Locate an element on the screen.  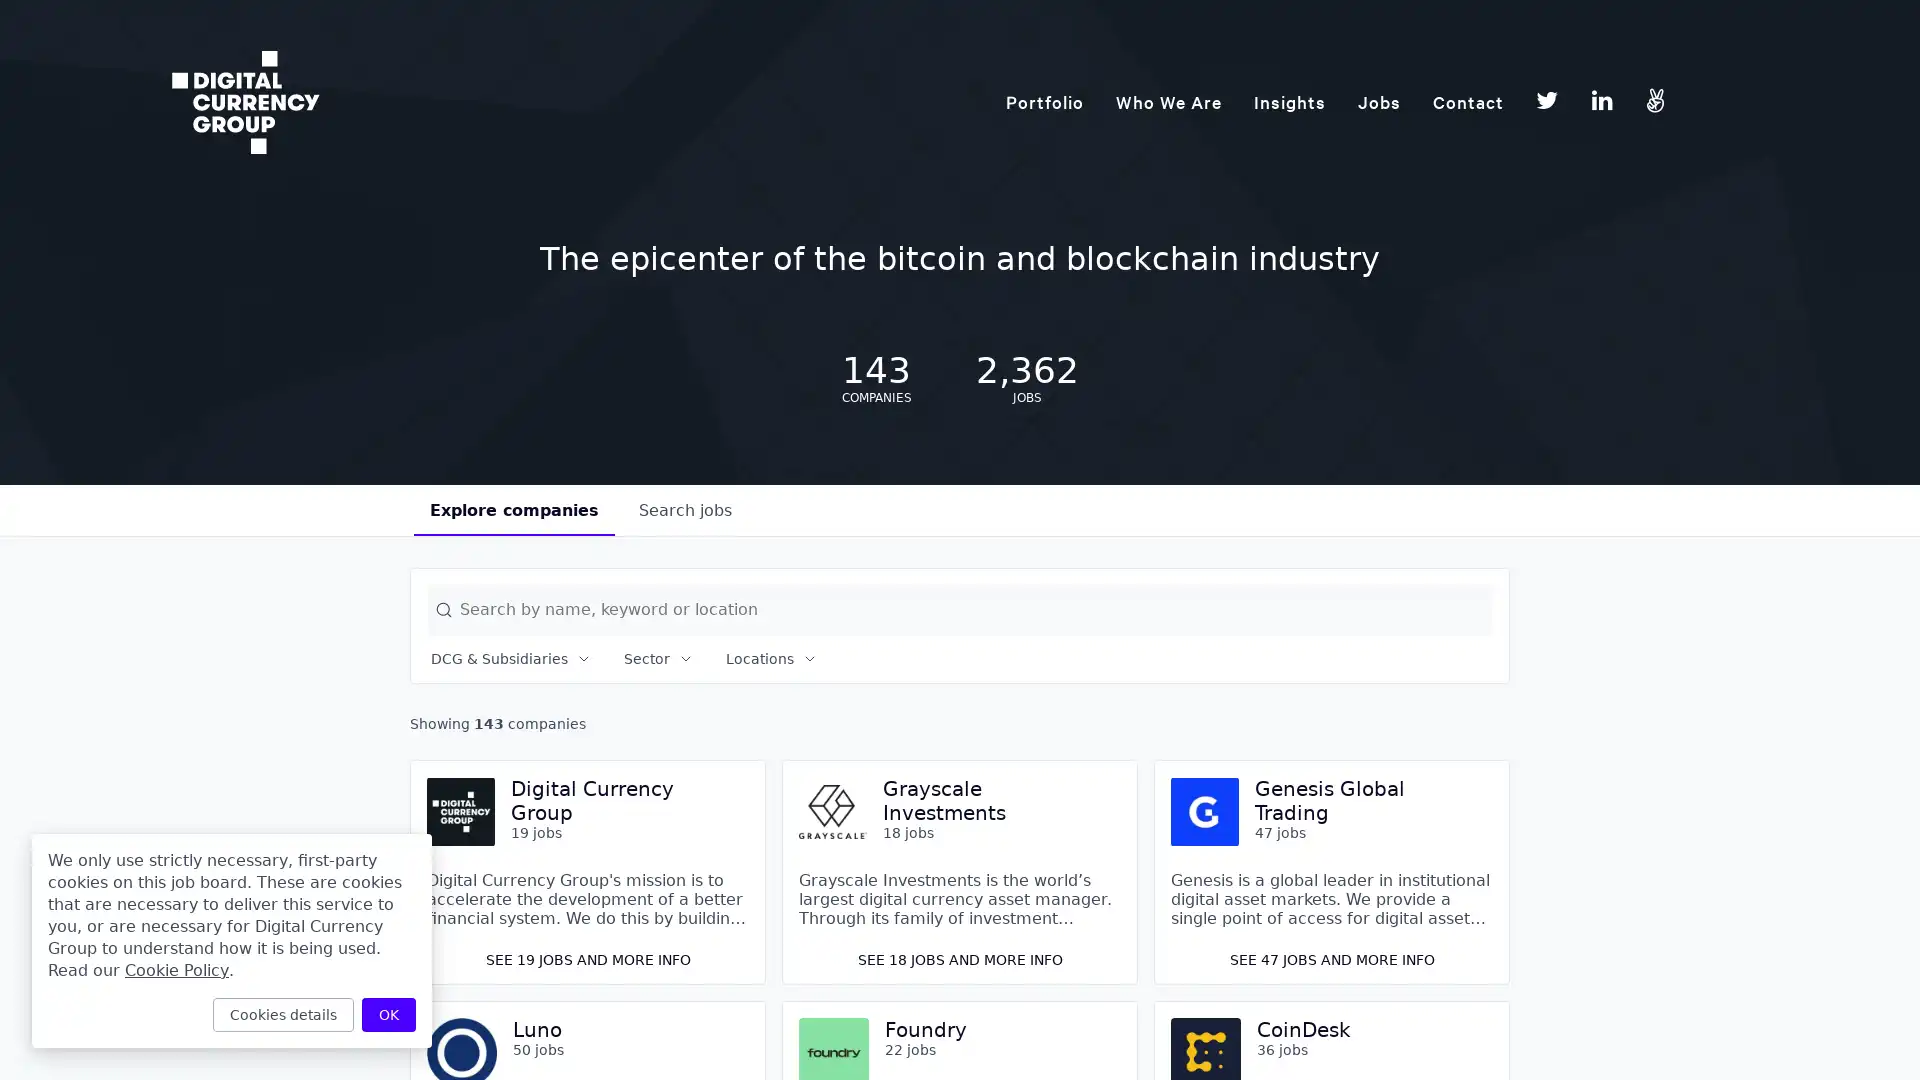
OK is located at coordinates (388, 1014).